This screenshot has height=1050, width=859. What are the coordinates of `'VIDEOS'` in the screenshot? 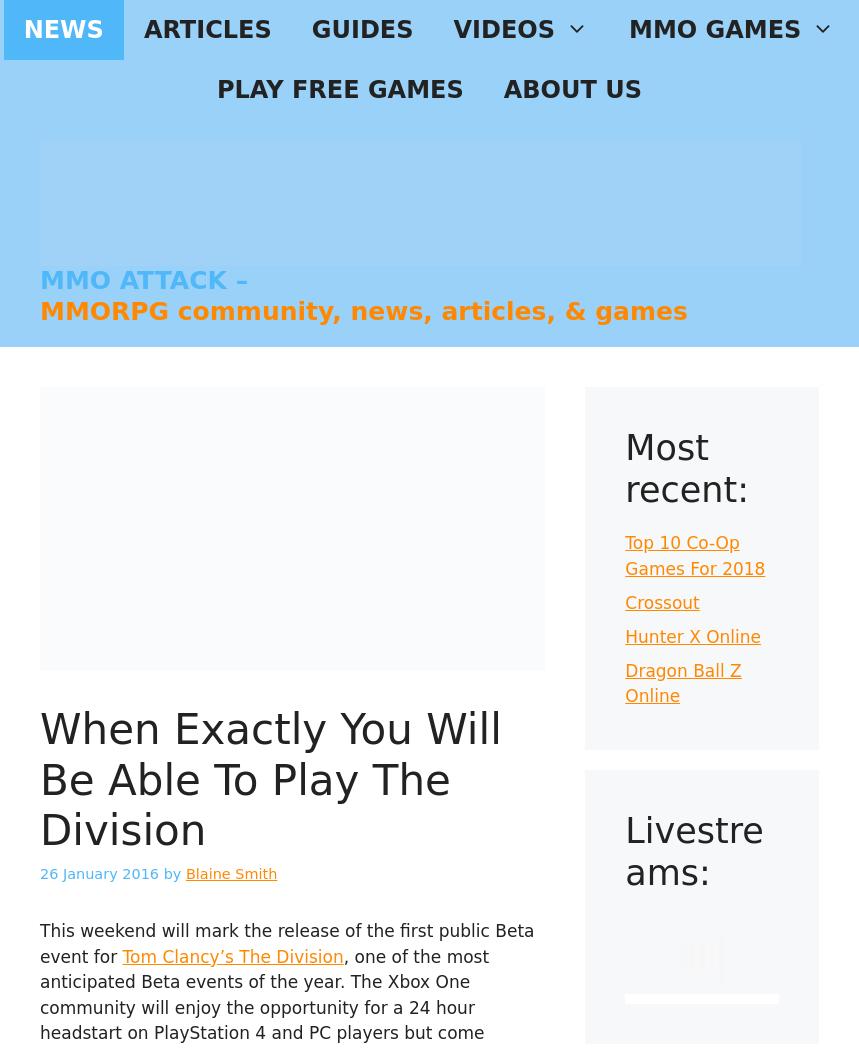 It's located at (452, 30).